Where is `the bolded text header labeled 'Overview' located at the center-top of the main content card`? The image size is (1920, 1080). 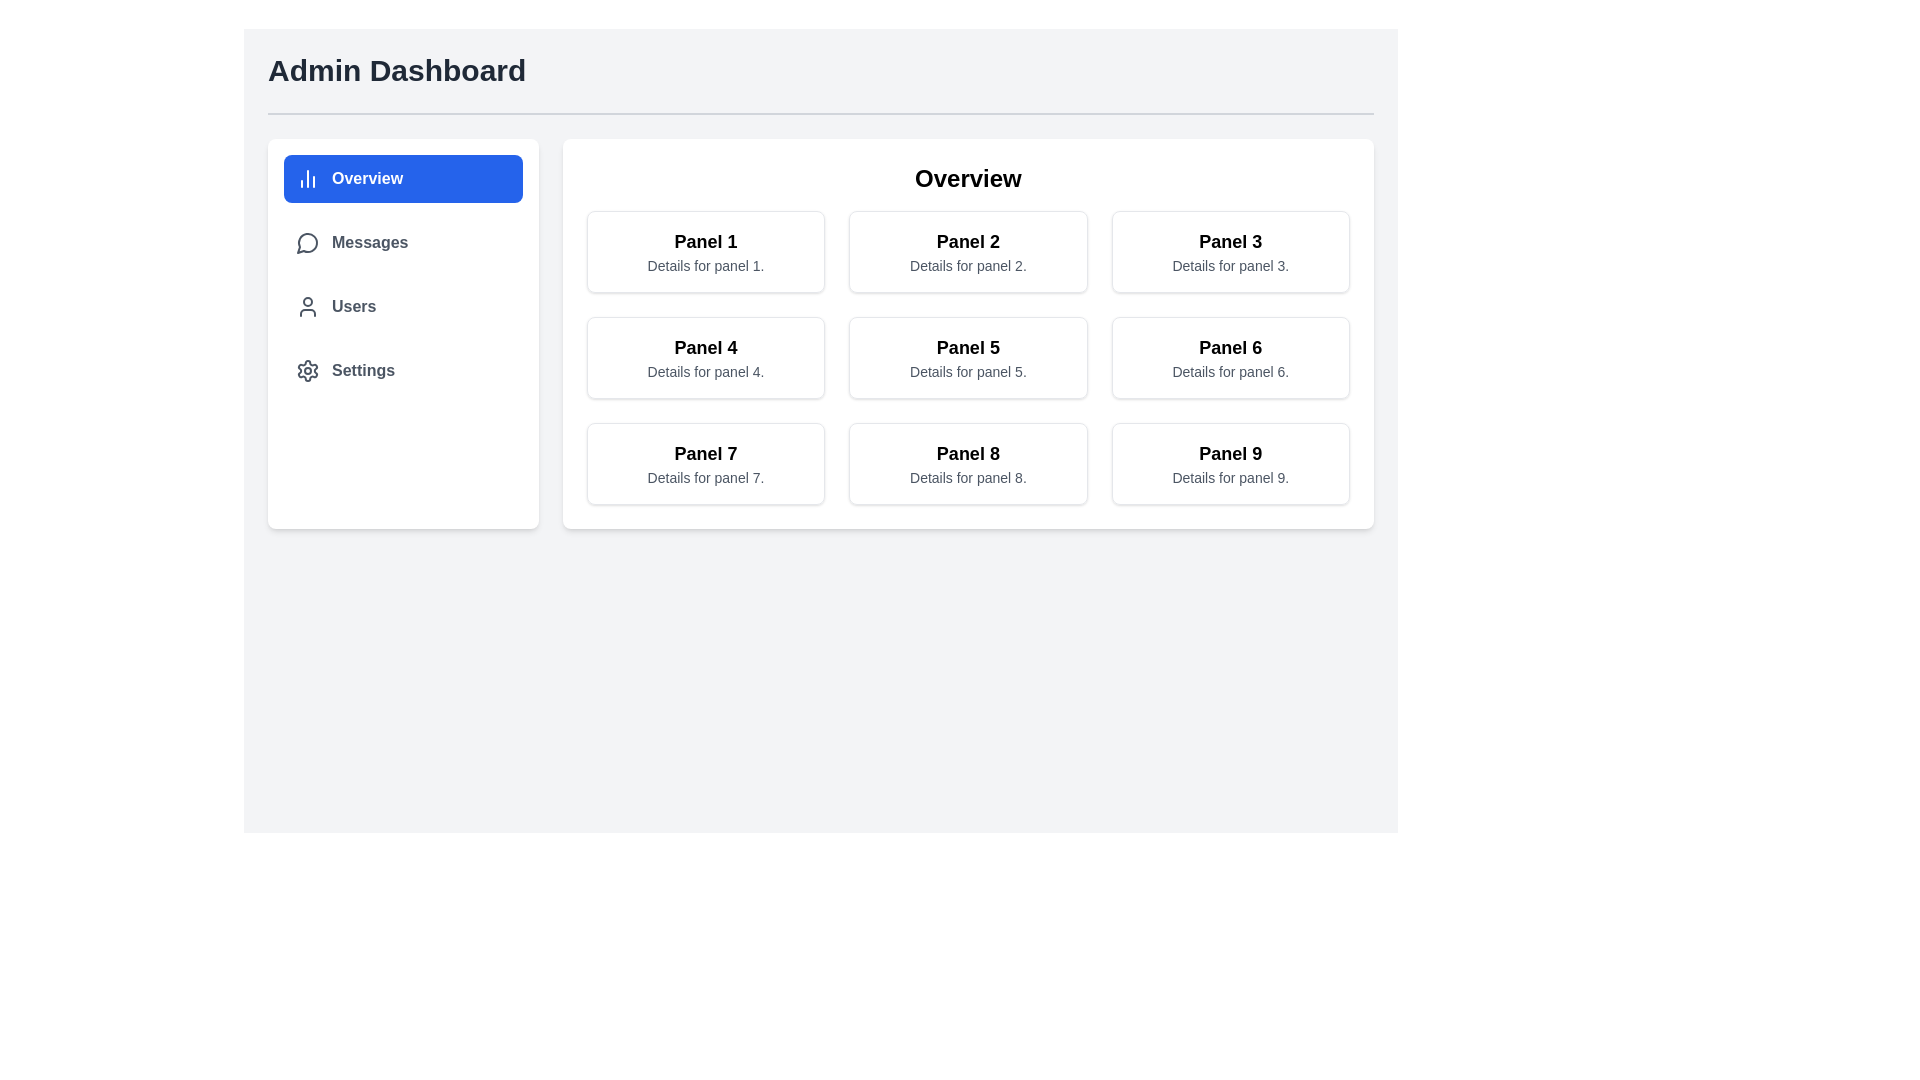 the bolded text header labeled 'Overview' located at the center-top of the main content card is located at coordinates (968, 177).